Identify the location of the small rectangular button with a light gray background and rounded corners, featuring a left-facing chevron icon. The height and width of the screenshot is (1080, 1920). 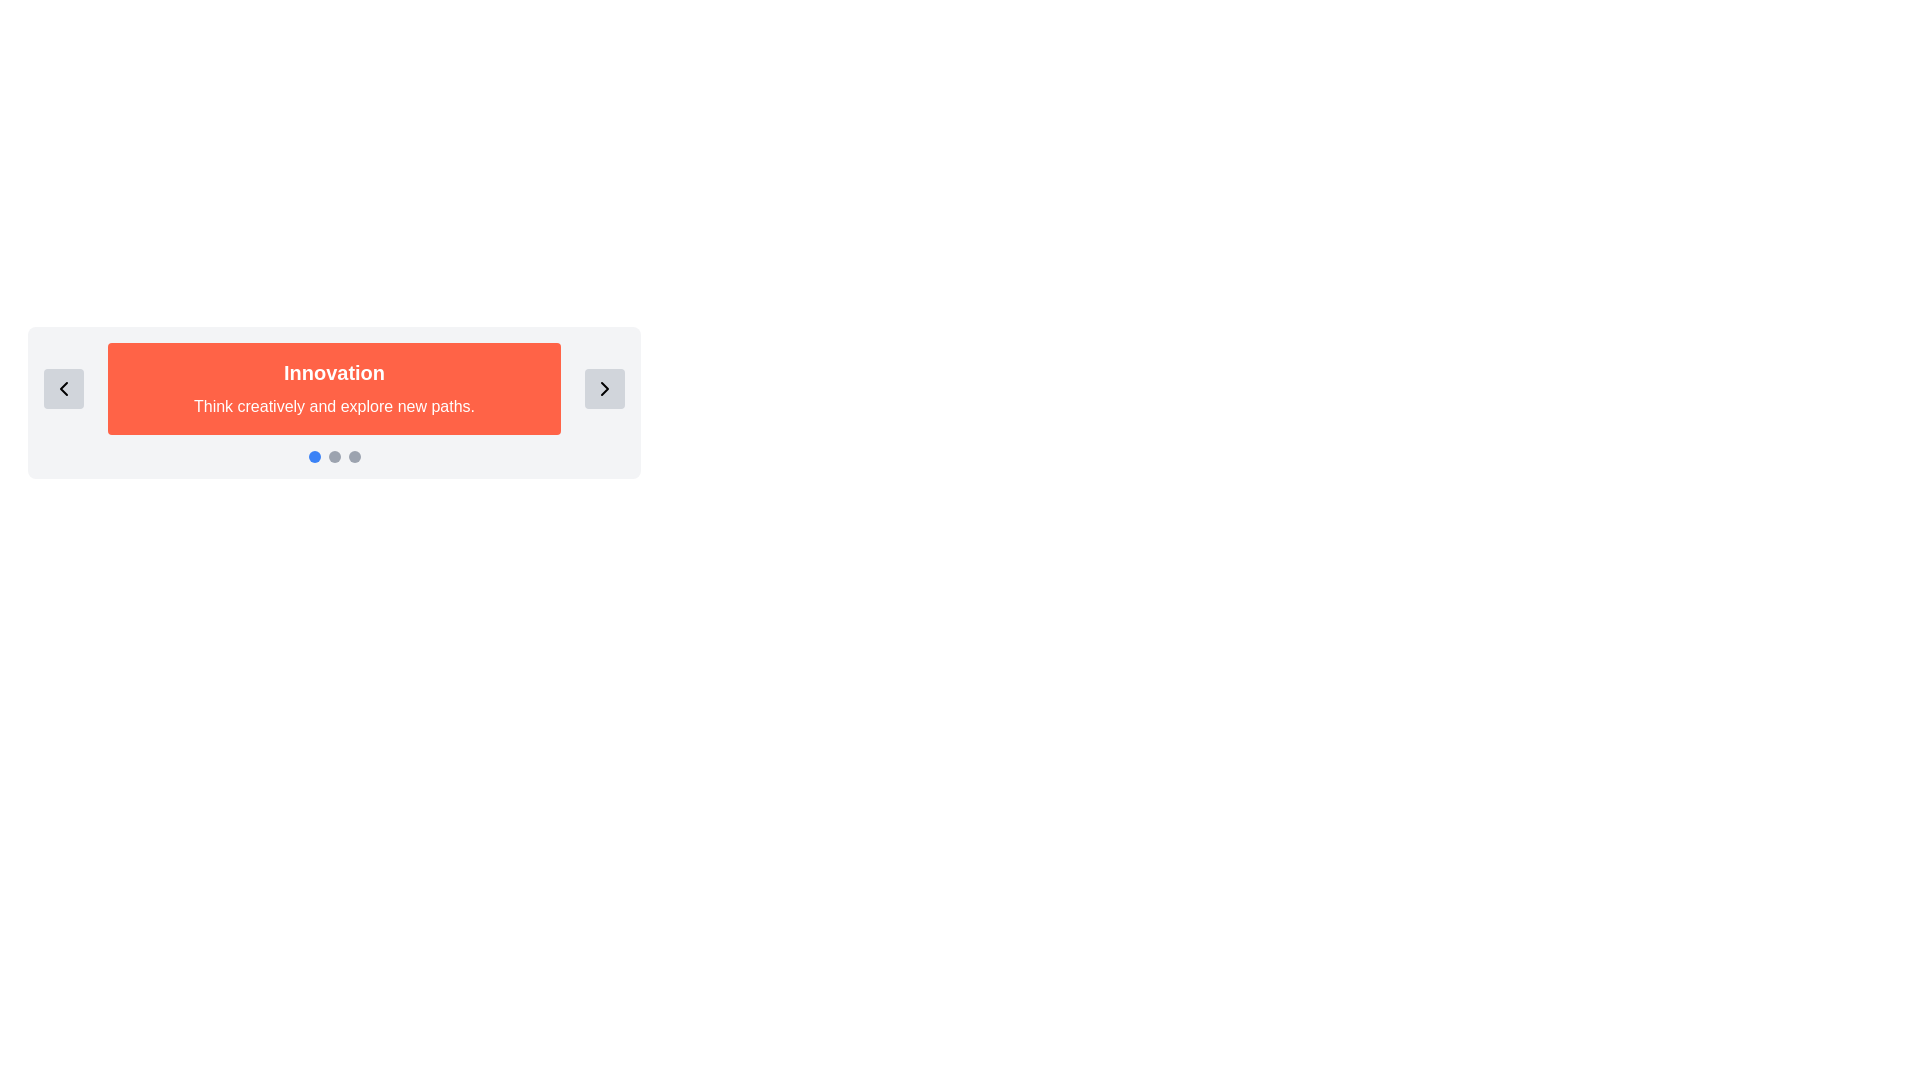
(63, 389).